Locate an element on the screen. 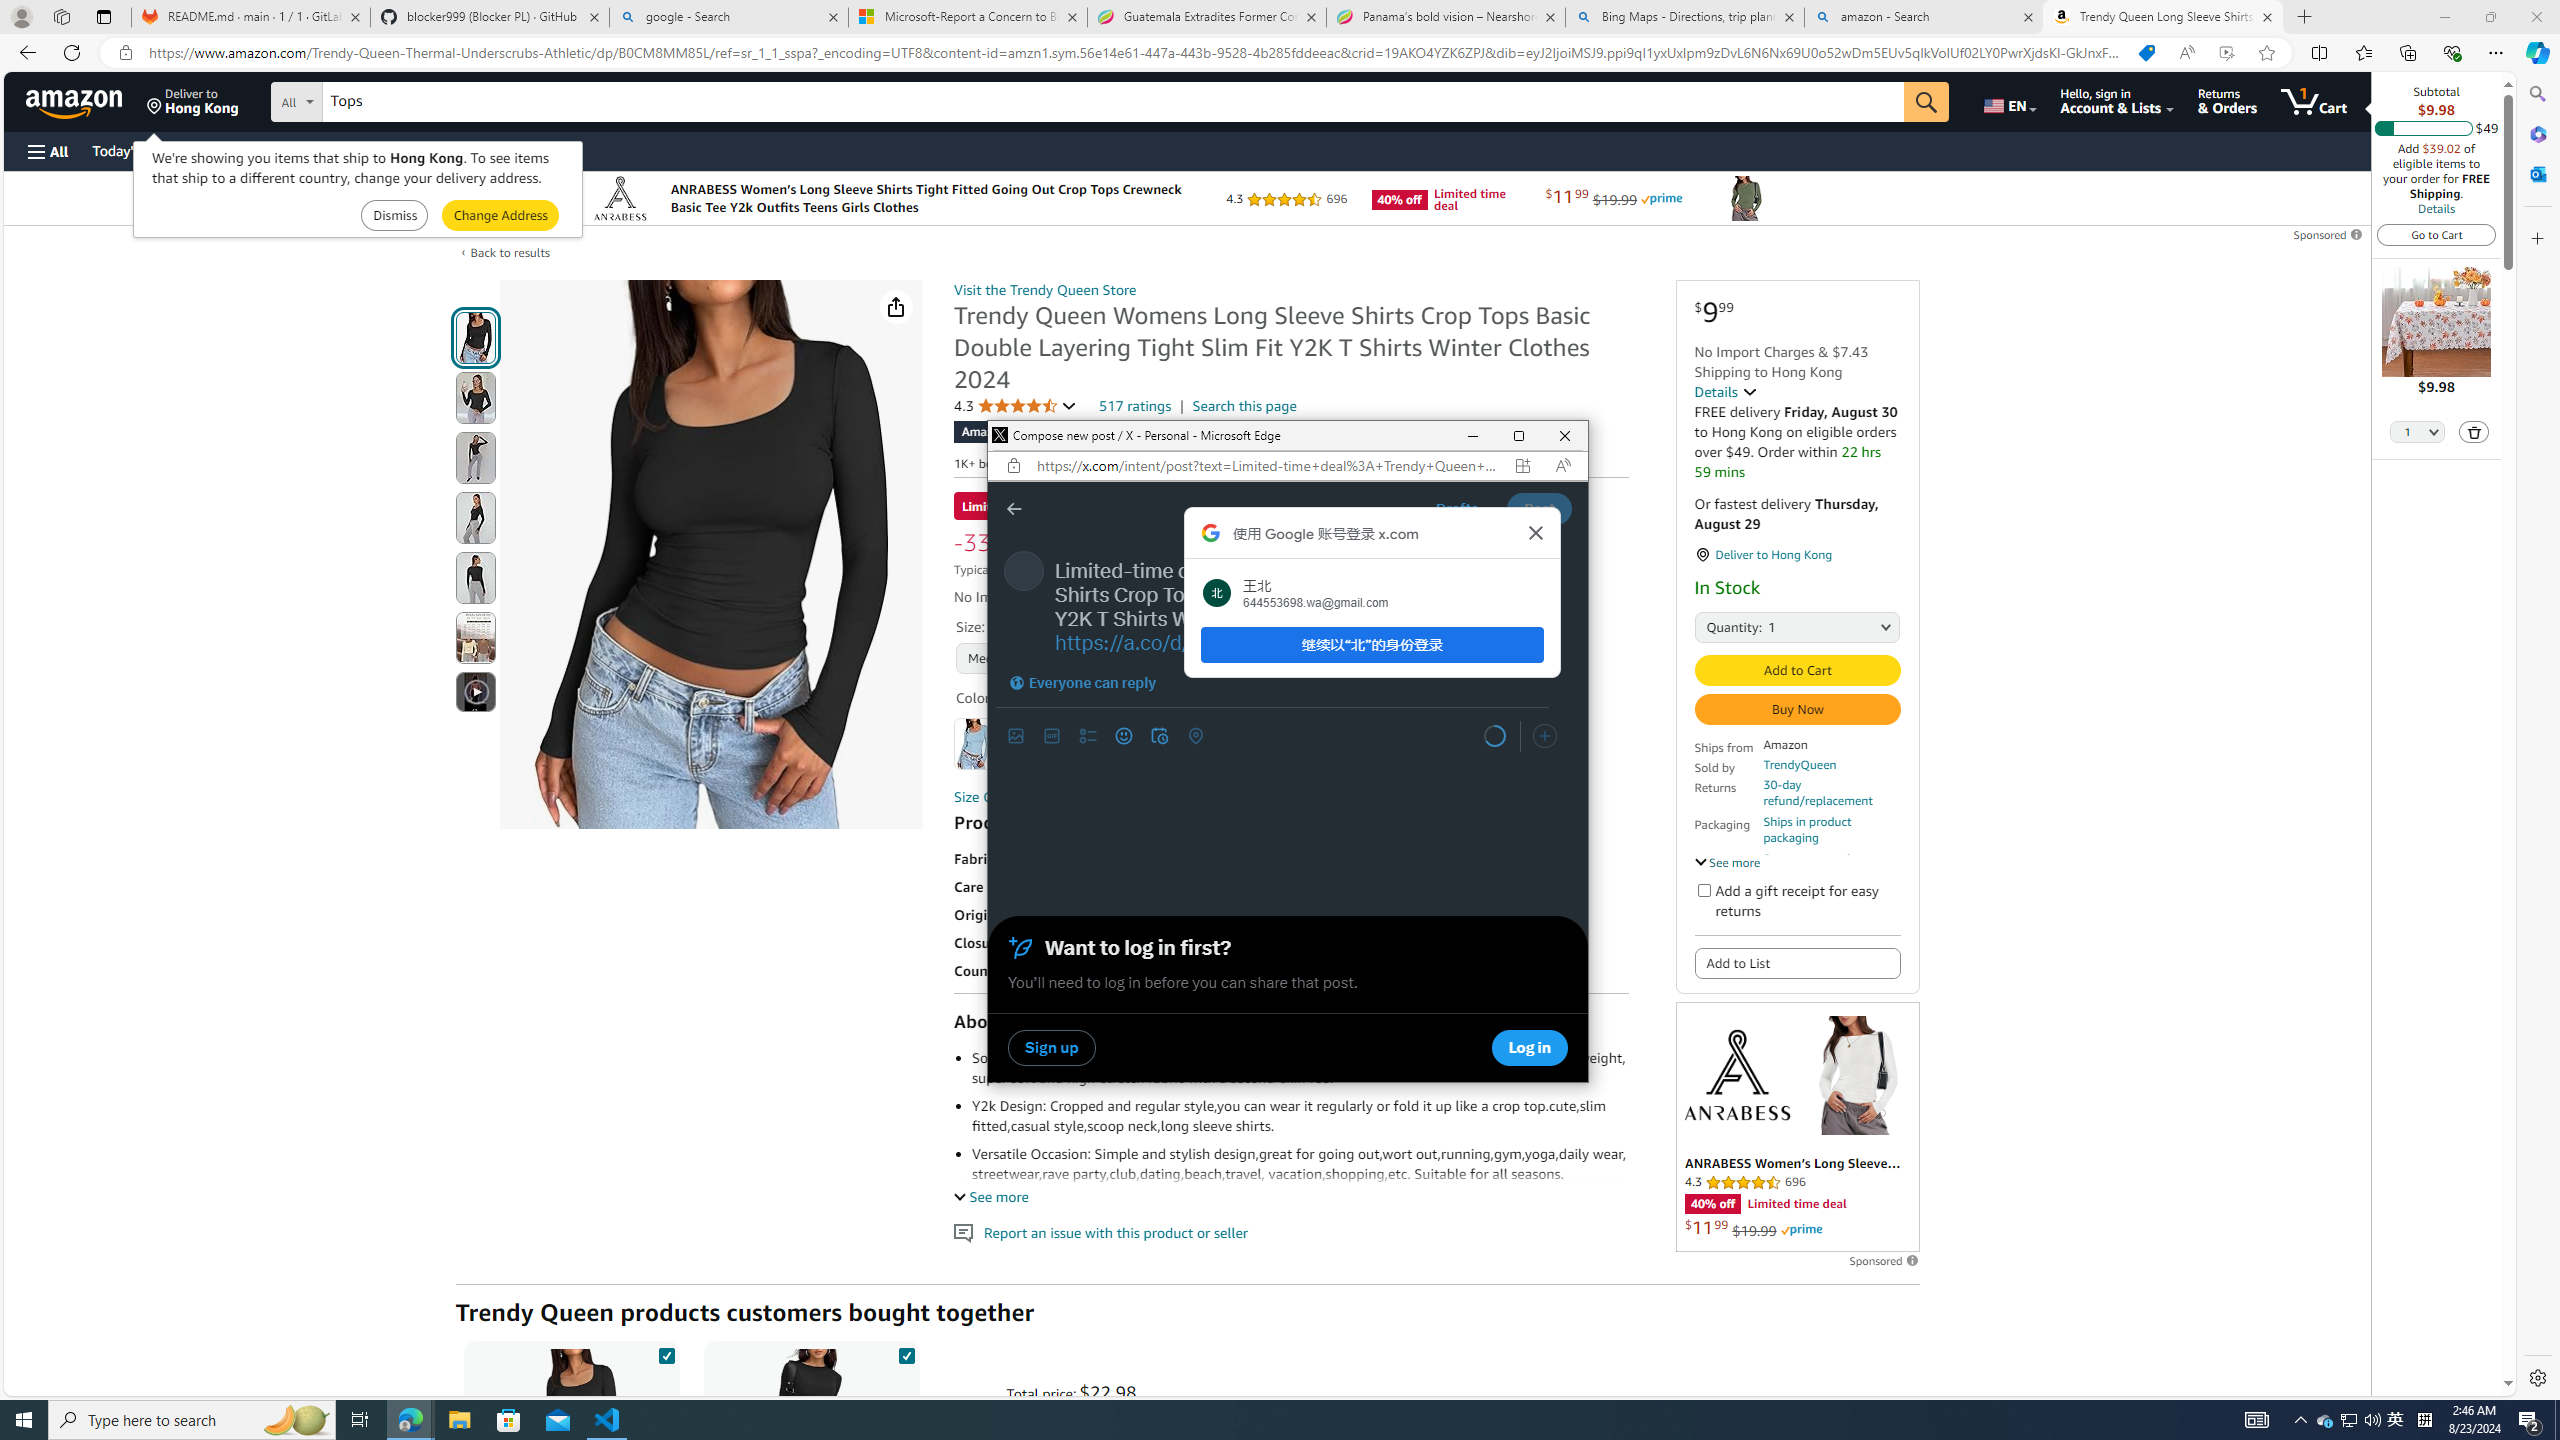 The width and height of the screenshot is (2560, 1440). 'Quantity:' is located at coordinates (1716, 624).